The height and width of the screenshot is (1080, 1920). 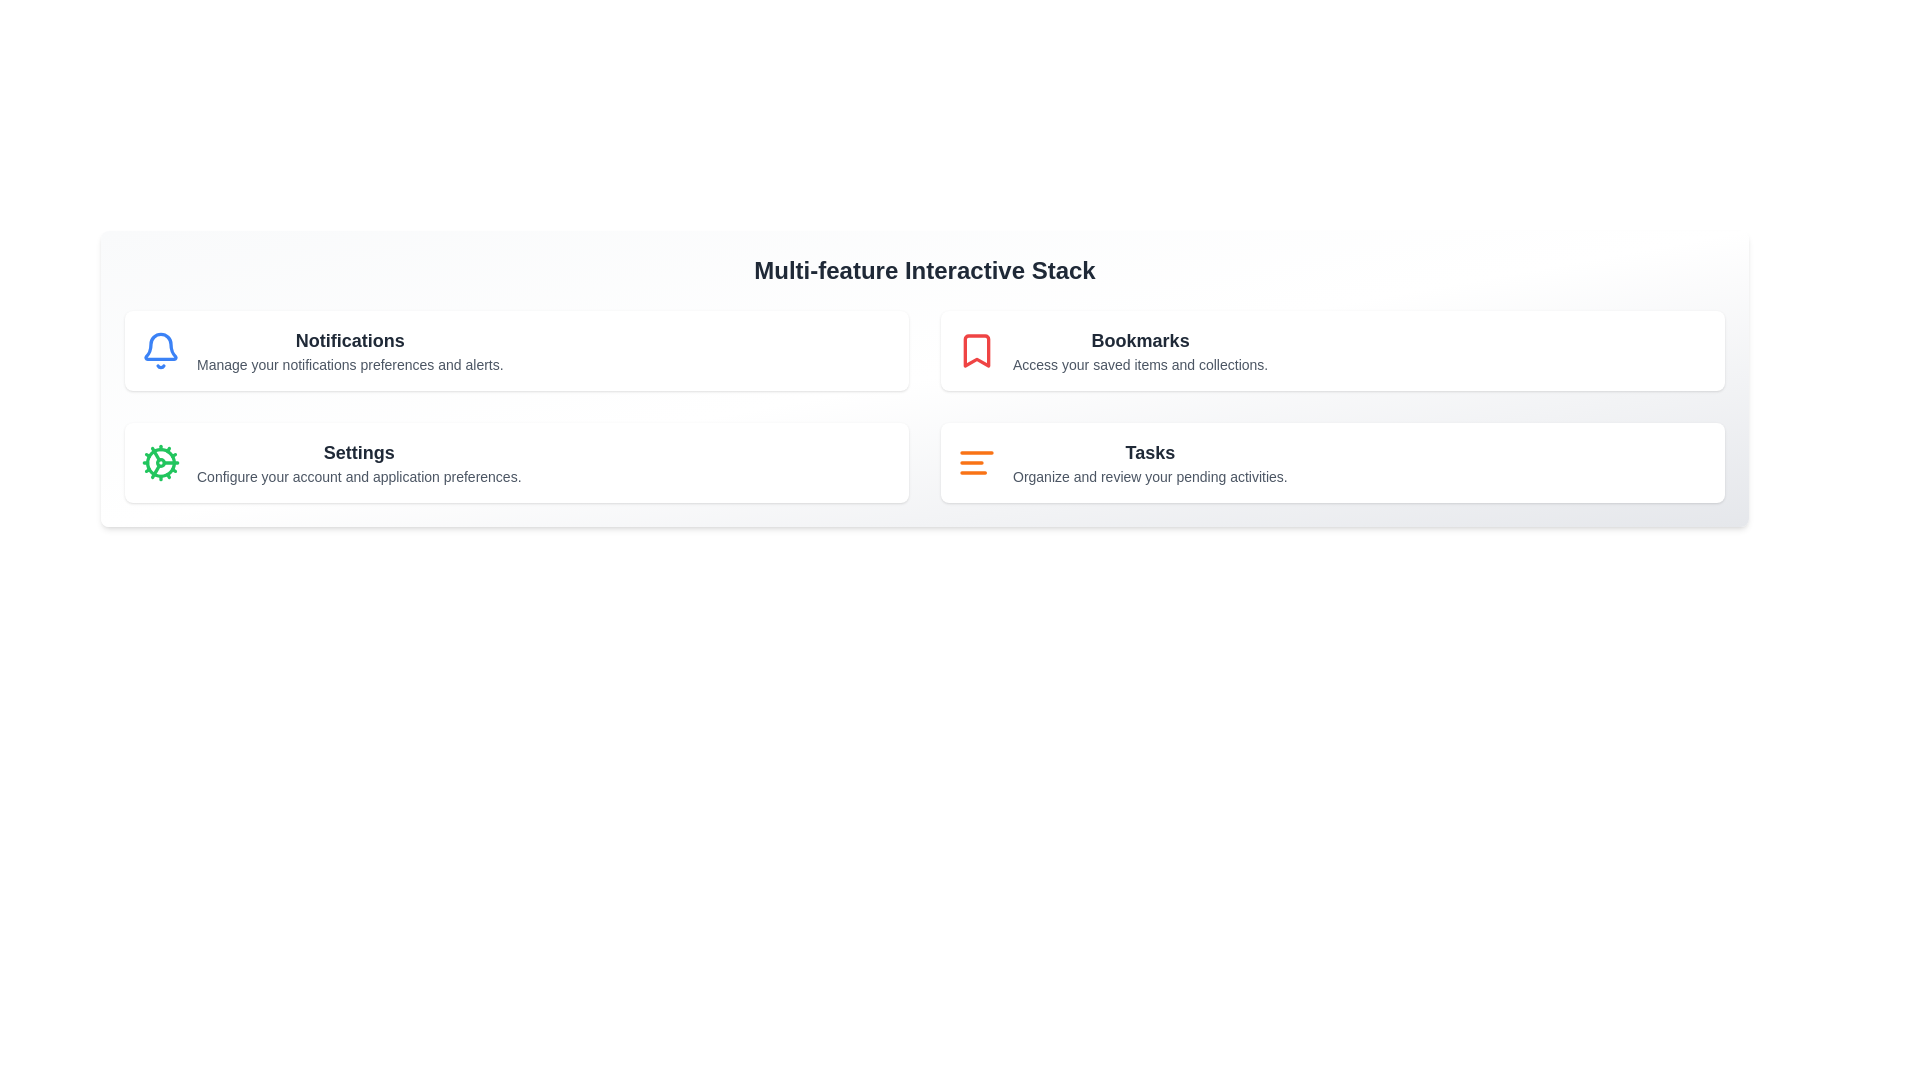 I want to click on the static text block indicating the notifications section, which is located in the top-left section of the layout and is the first item in a vertical list of options, so click(x=350, y=350).